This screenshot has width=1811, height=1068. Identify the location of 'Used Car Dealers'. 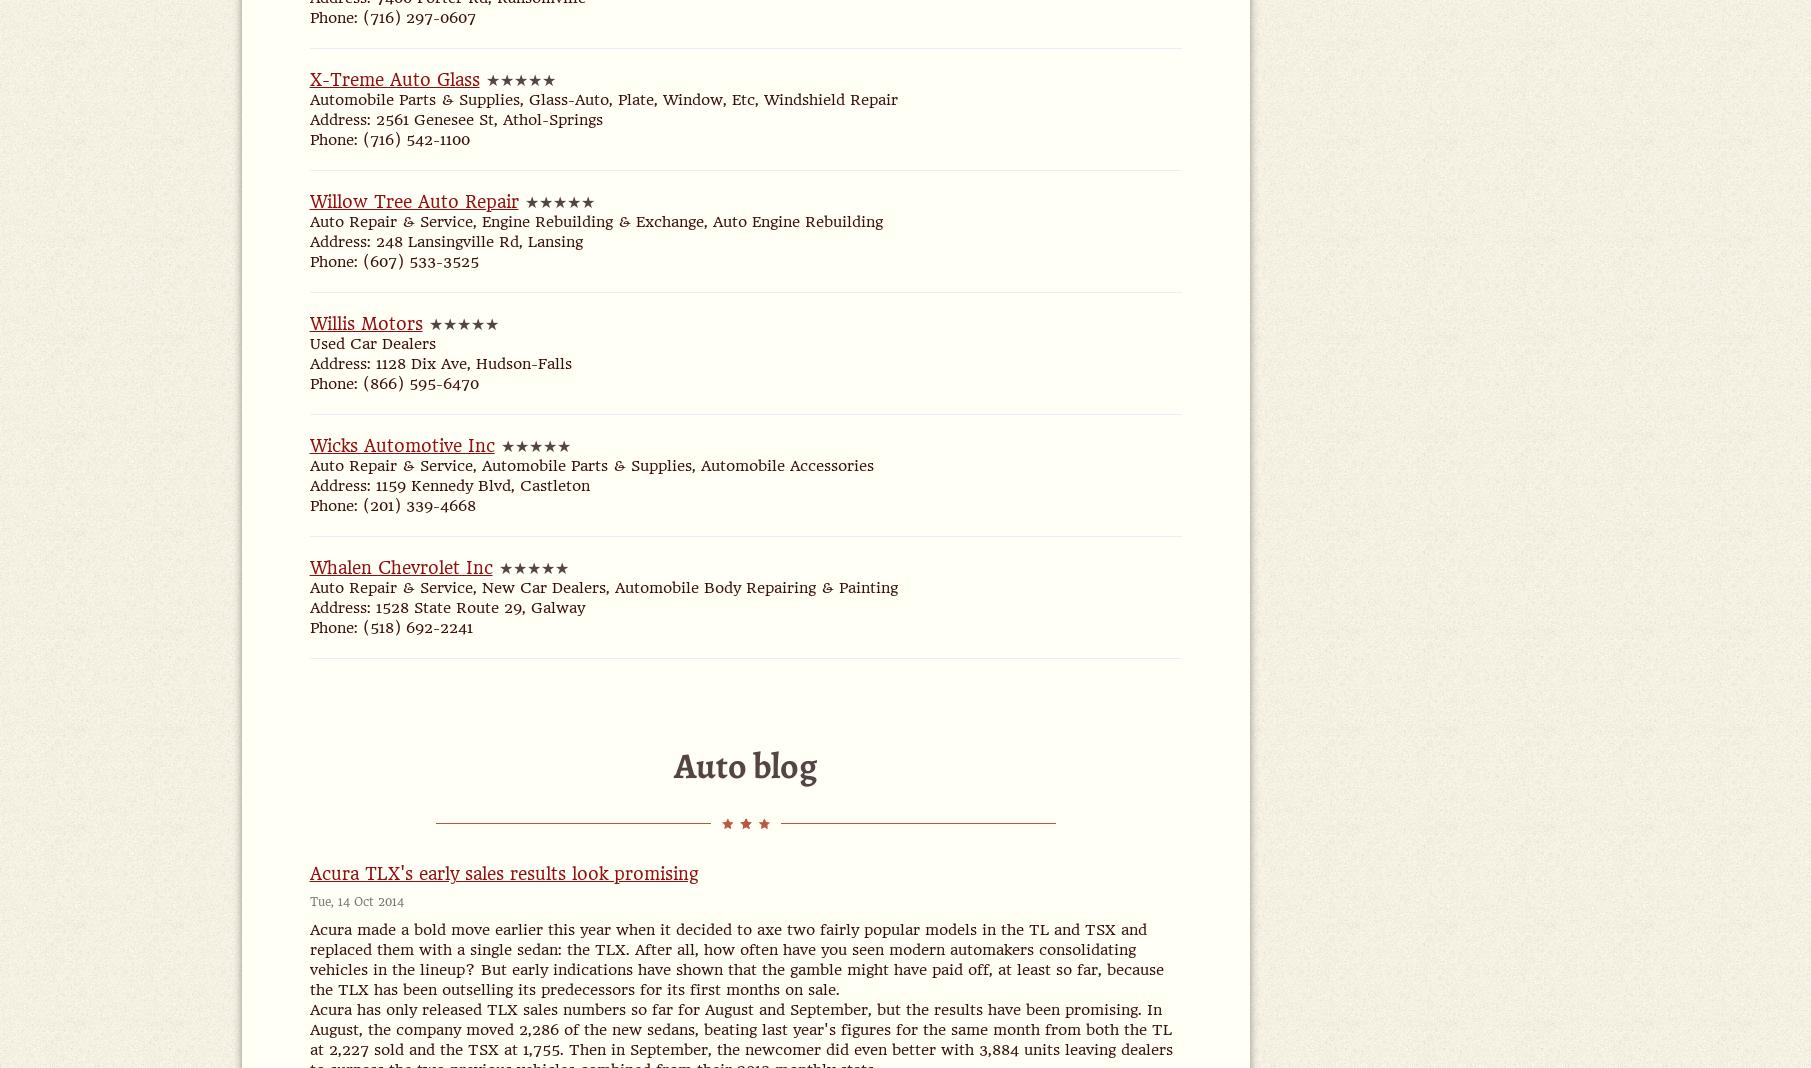
(370, 343).